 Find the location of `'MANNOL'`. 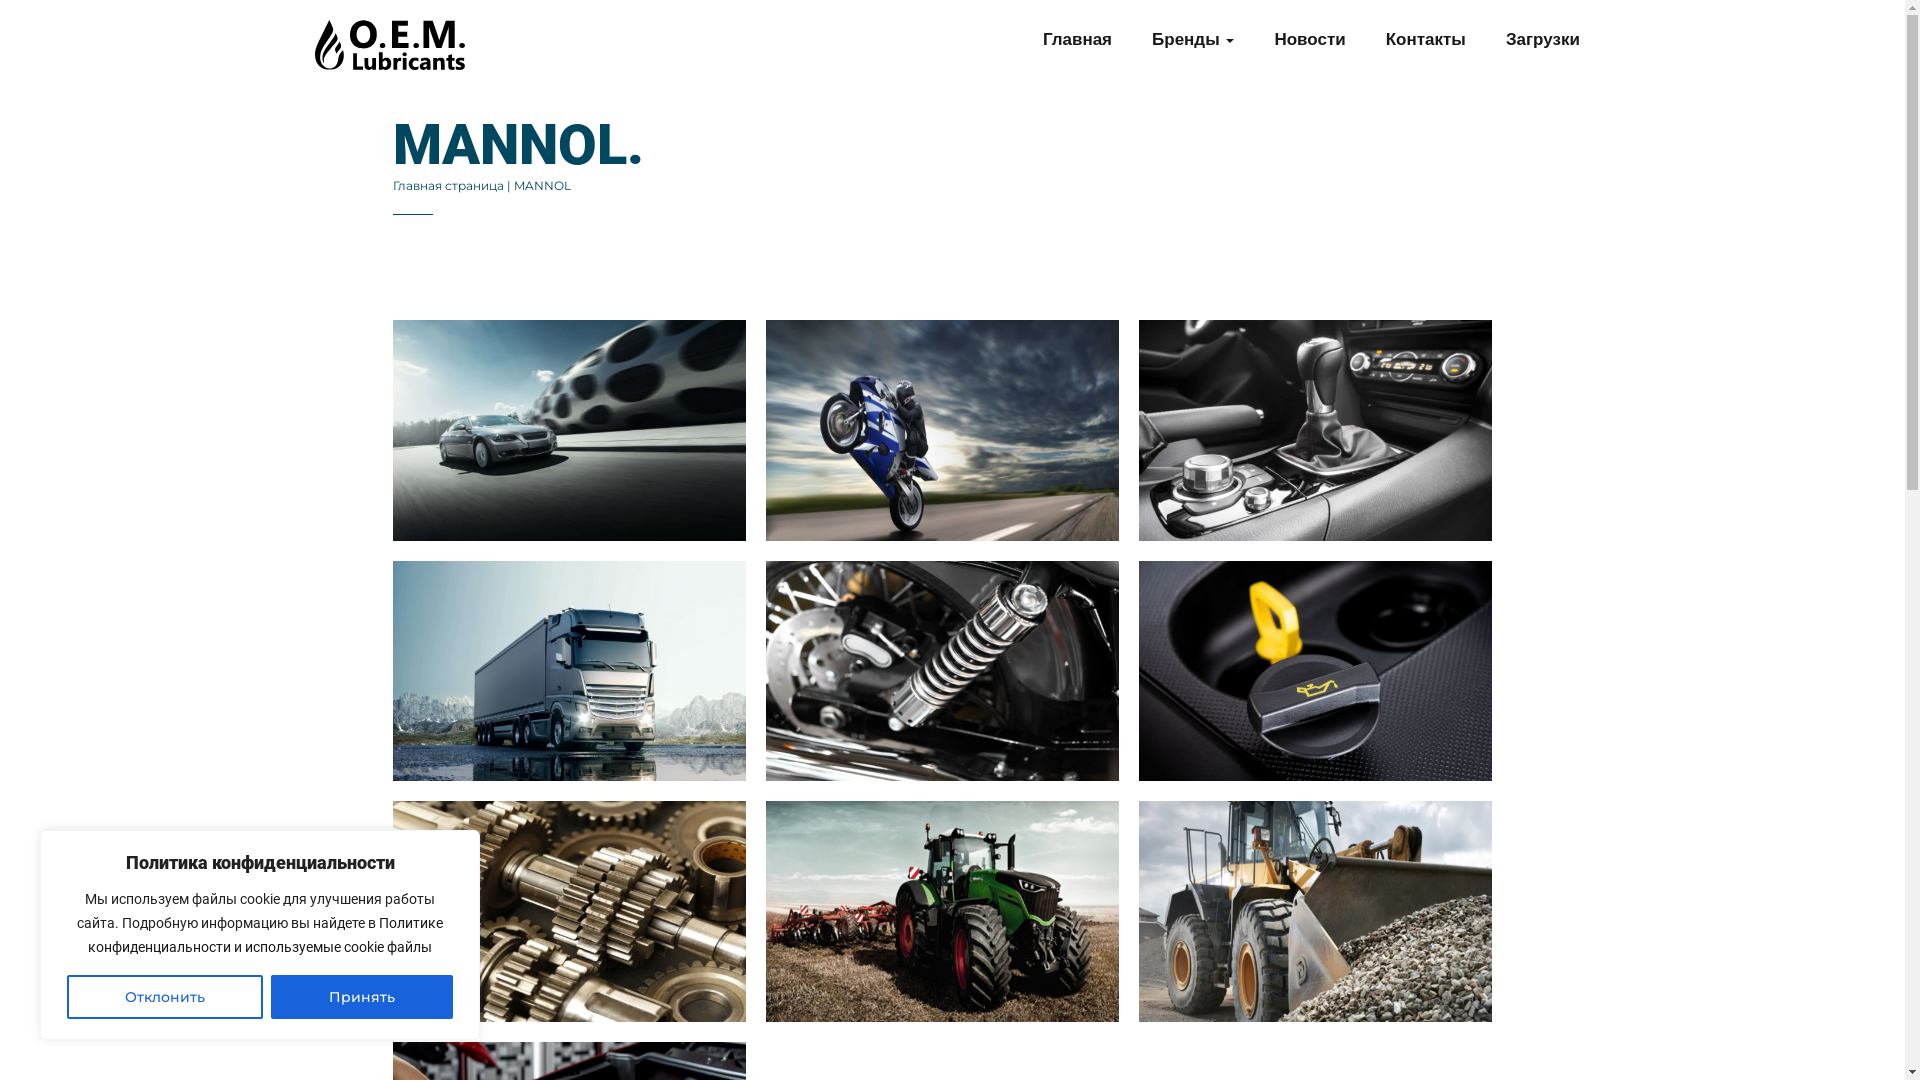

'MANNOL' is located at coordinates (542, 185).